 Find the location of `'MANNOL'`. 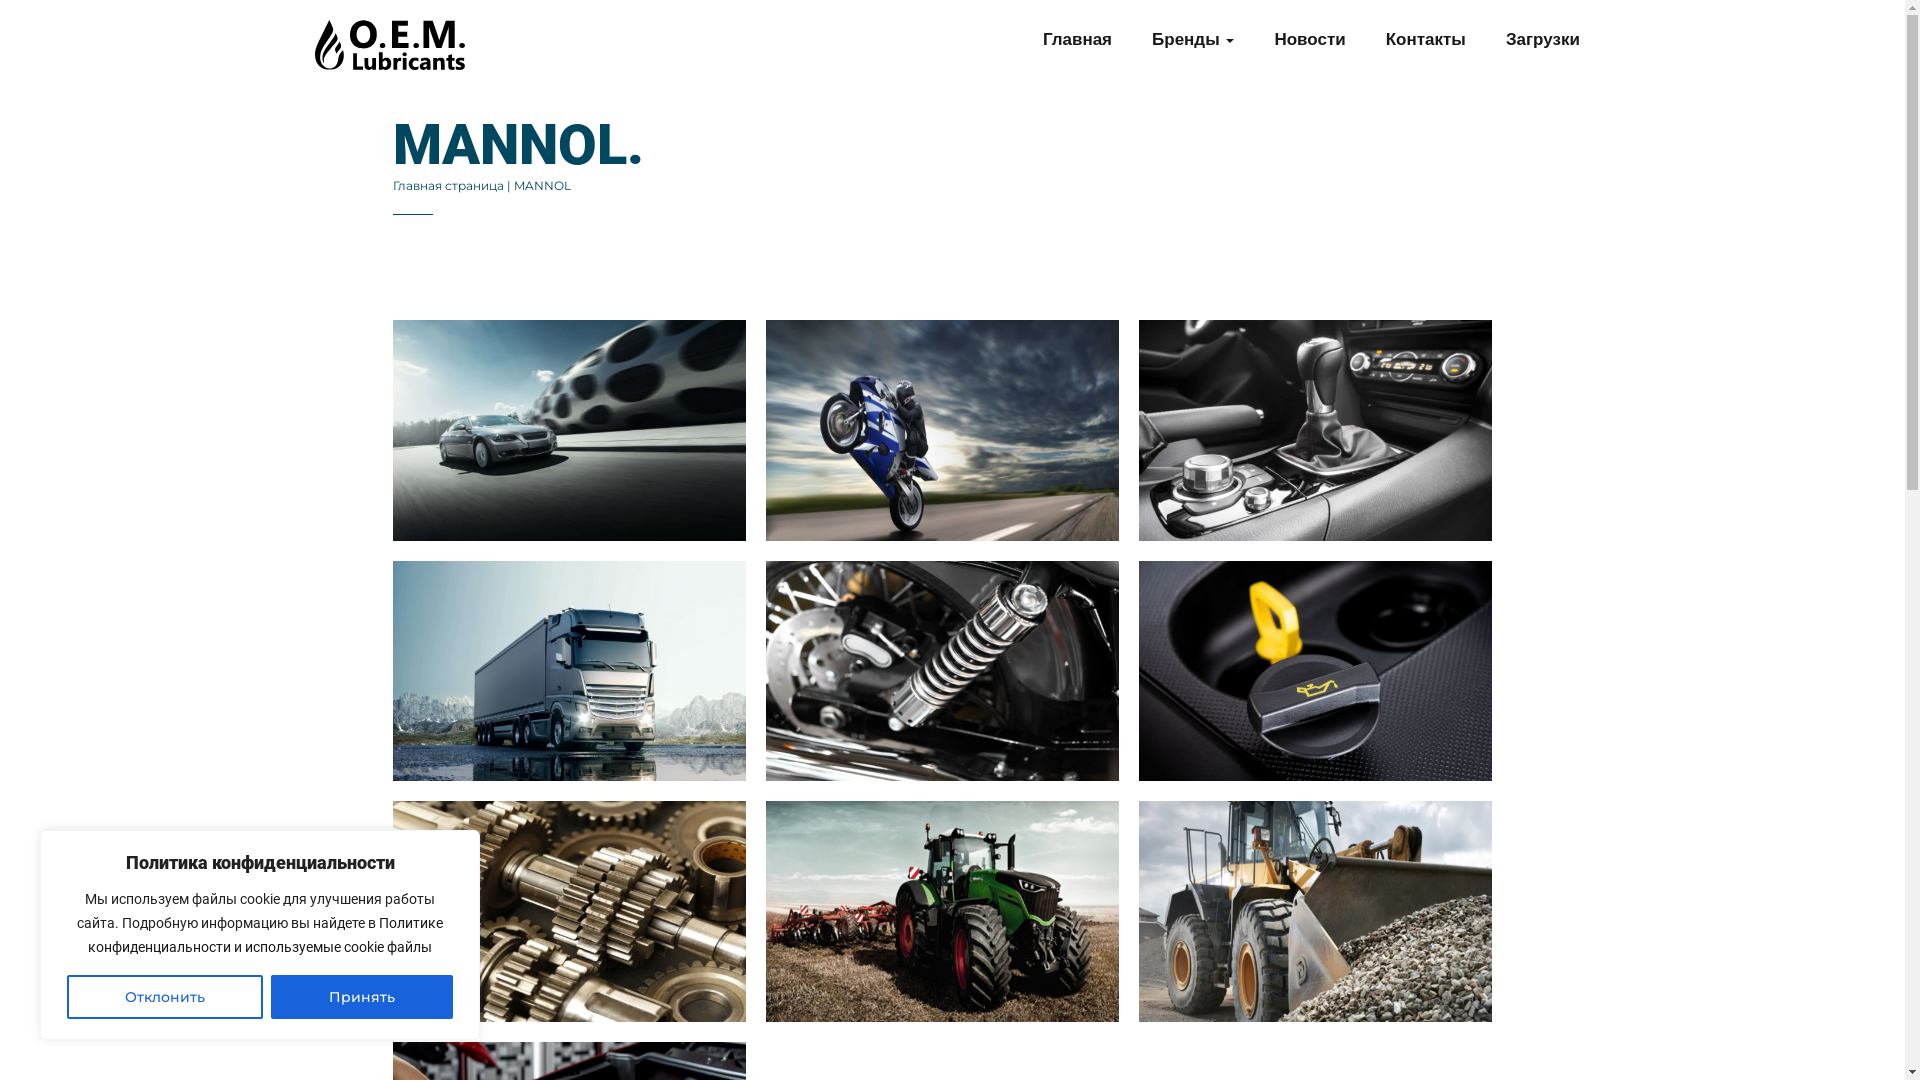

'MANNOL' is located at coordinates (542, 185).